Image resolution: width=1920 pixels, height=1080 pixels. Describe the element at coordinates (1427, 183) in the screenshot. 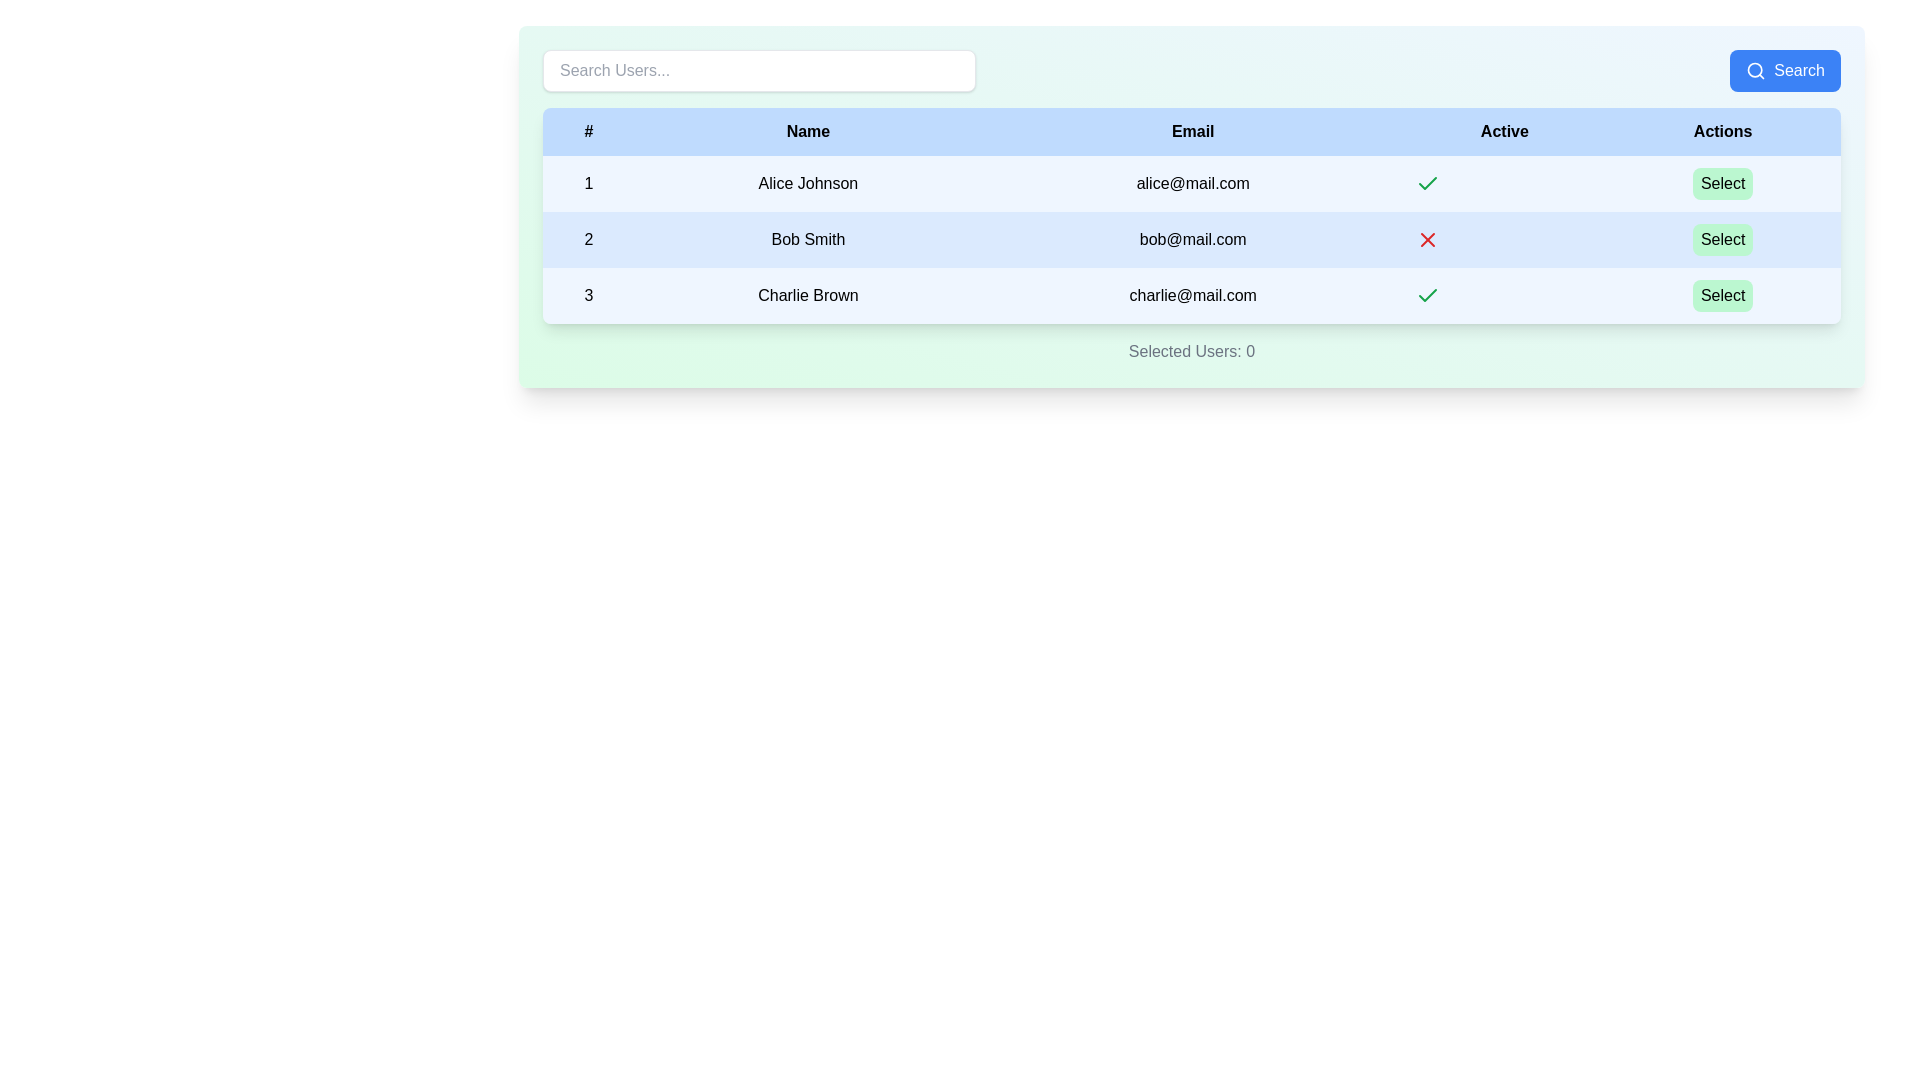

I see `the icon indicating a 'true' or 'confirmed' status for the 'Active' state of 'Charlie Brown' in the user data table` at that location.